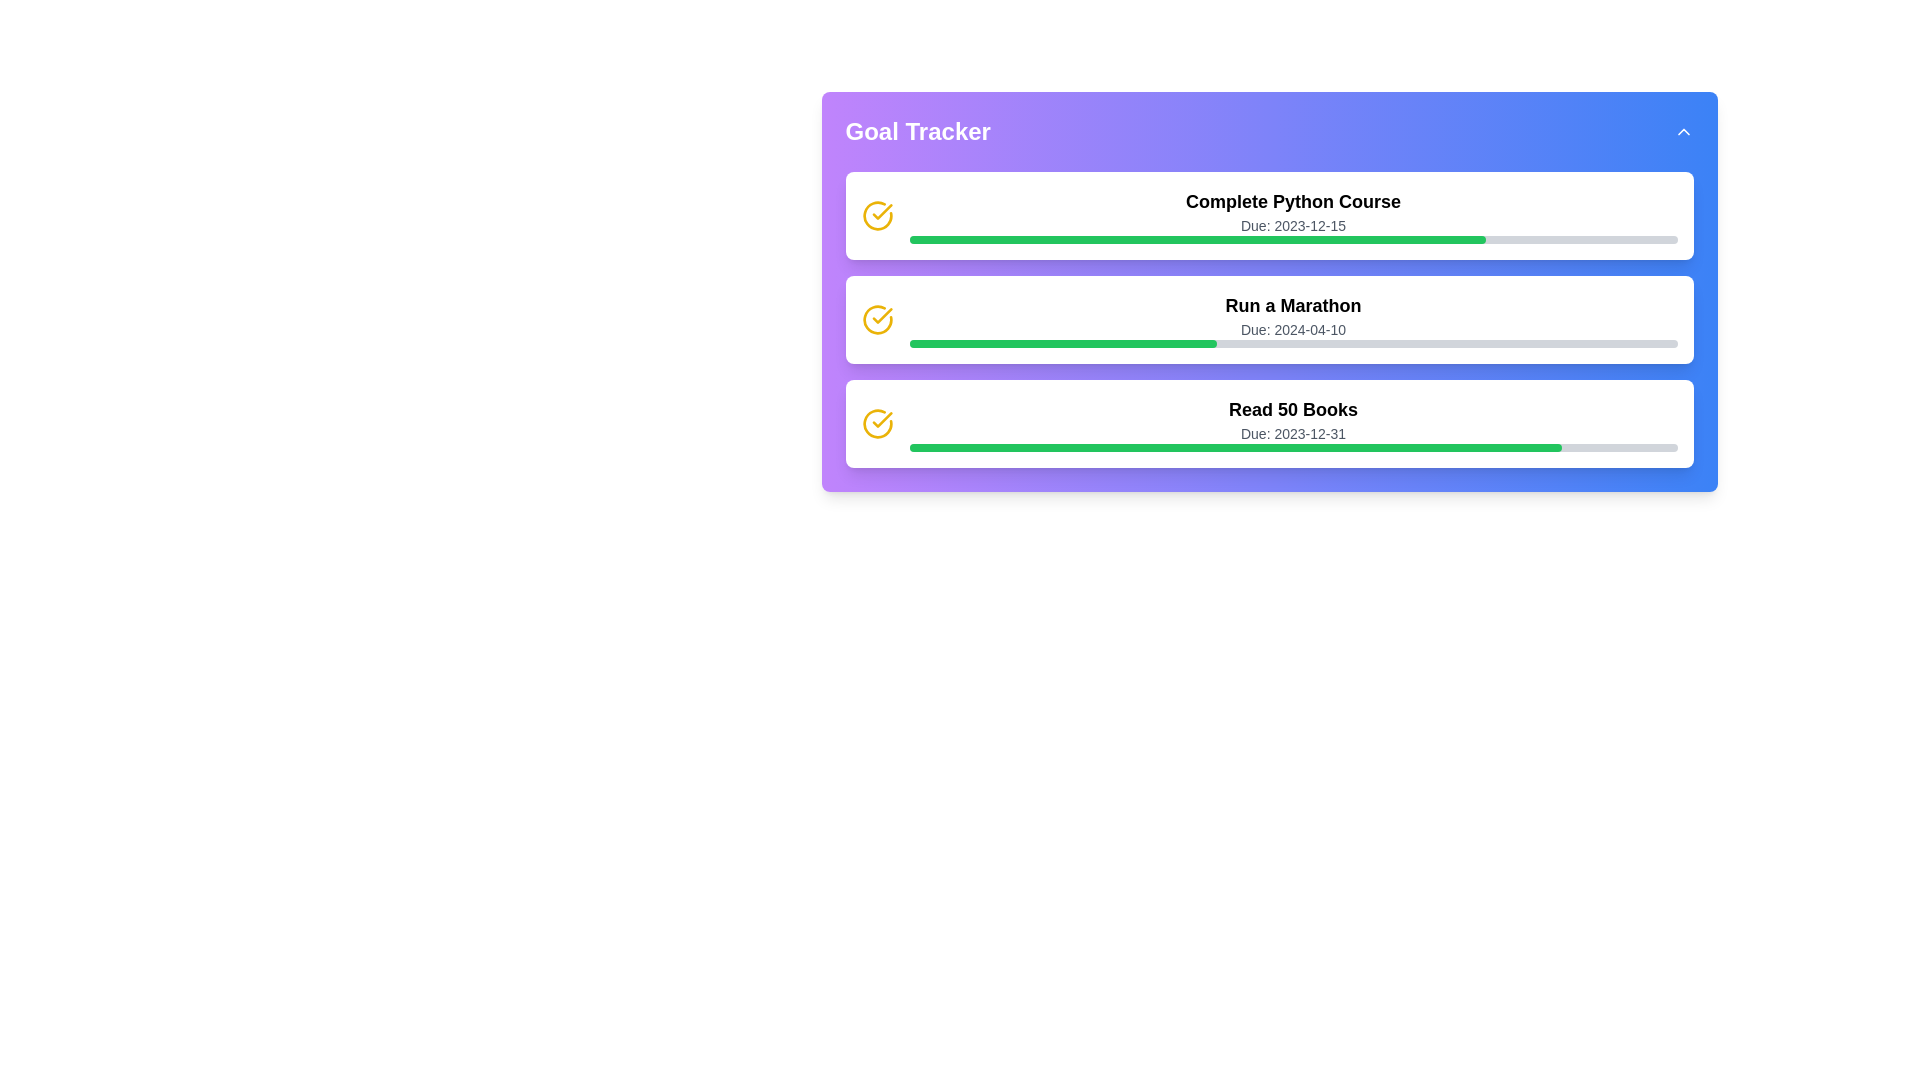 The image size is (1920, 1080). What do you see at coordinates (1197, 238) in the screenshot?
I see `the Progress indicator located in the first horizontal progress bar below the 'Complete Python Course' label, which represents 75% completion` at bounding box center [1197, 238].